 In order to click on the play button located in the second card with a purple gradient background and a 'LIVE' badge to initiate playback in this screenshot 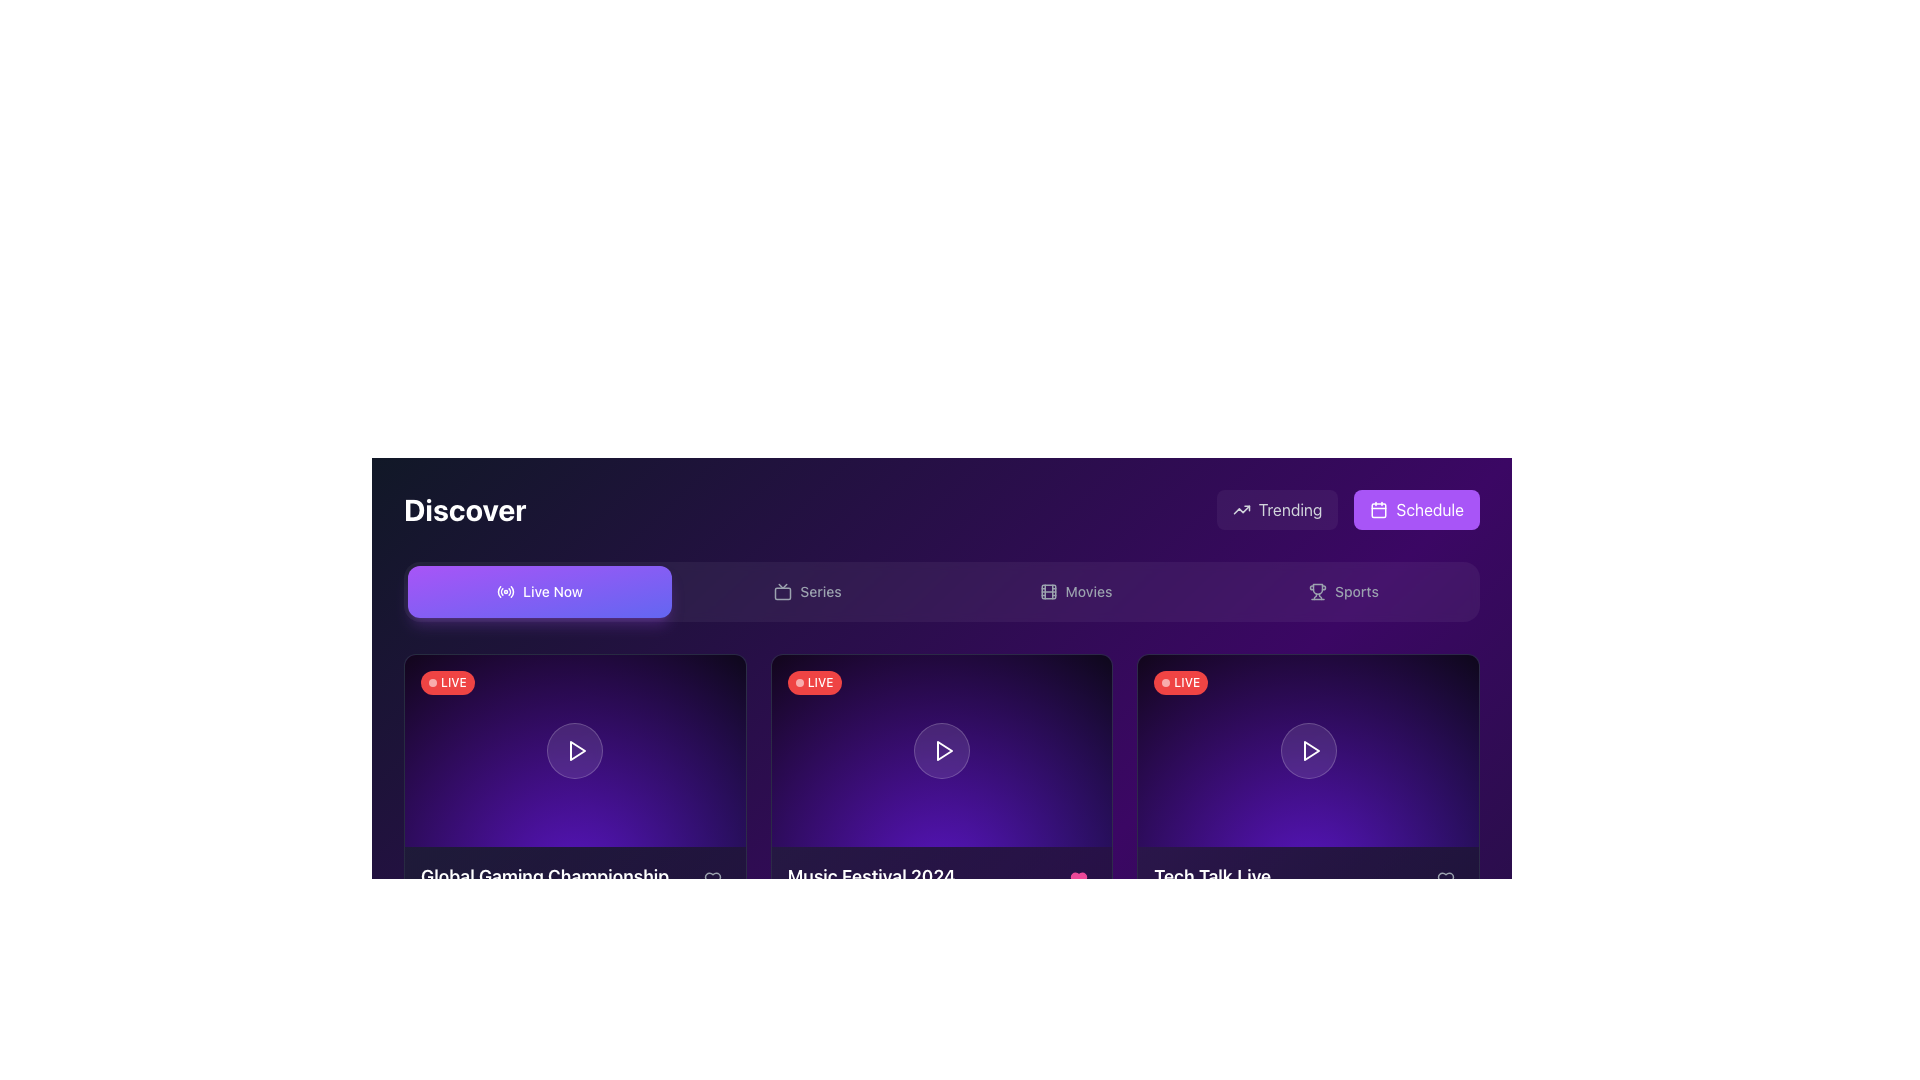, I will do `click(940, 750)`.